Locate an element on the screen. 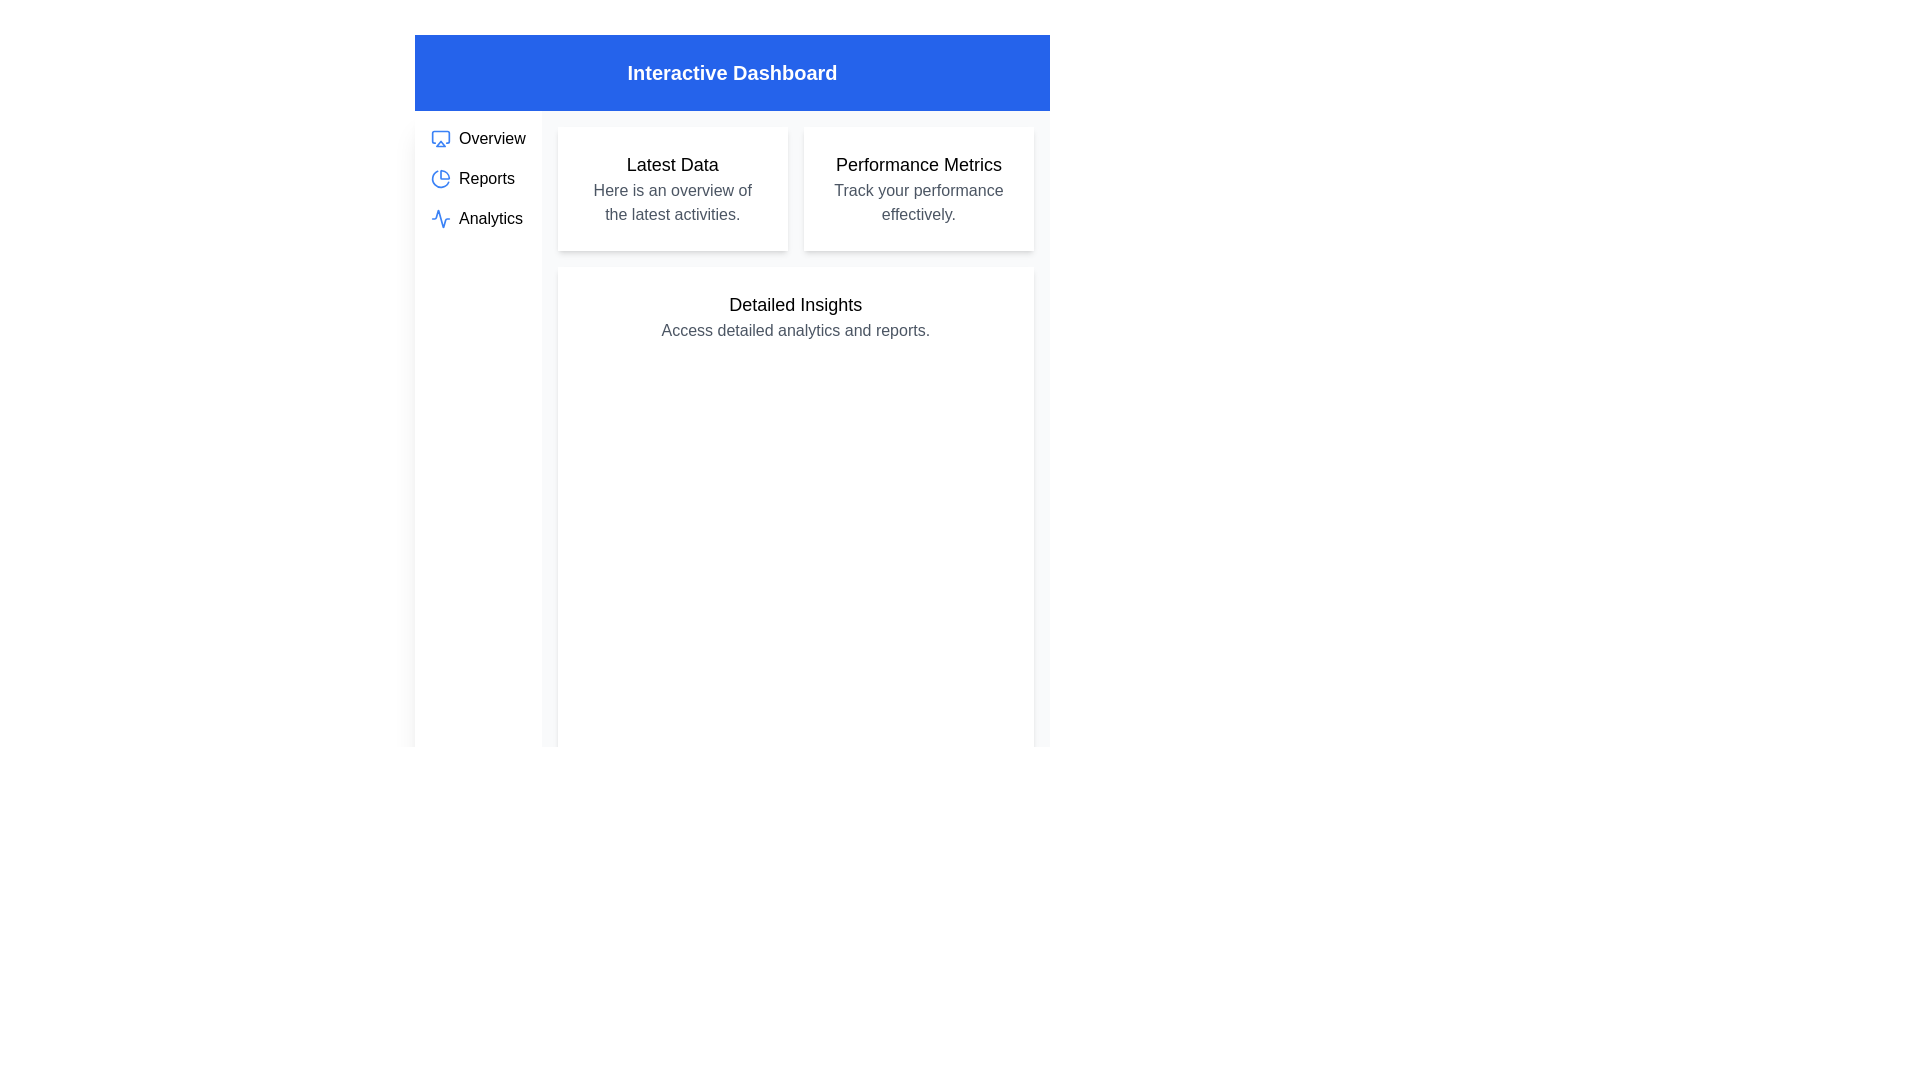 Image resolution: width=1920 pixels, height=1080 pixels. the Text header that introduces content related to performance metrics, located at the top of the second card on the rightmost side of the layout is located at coordinates (917, 164).